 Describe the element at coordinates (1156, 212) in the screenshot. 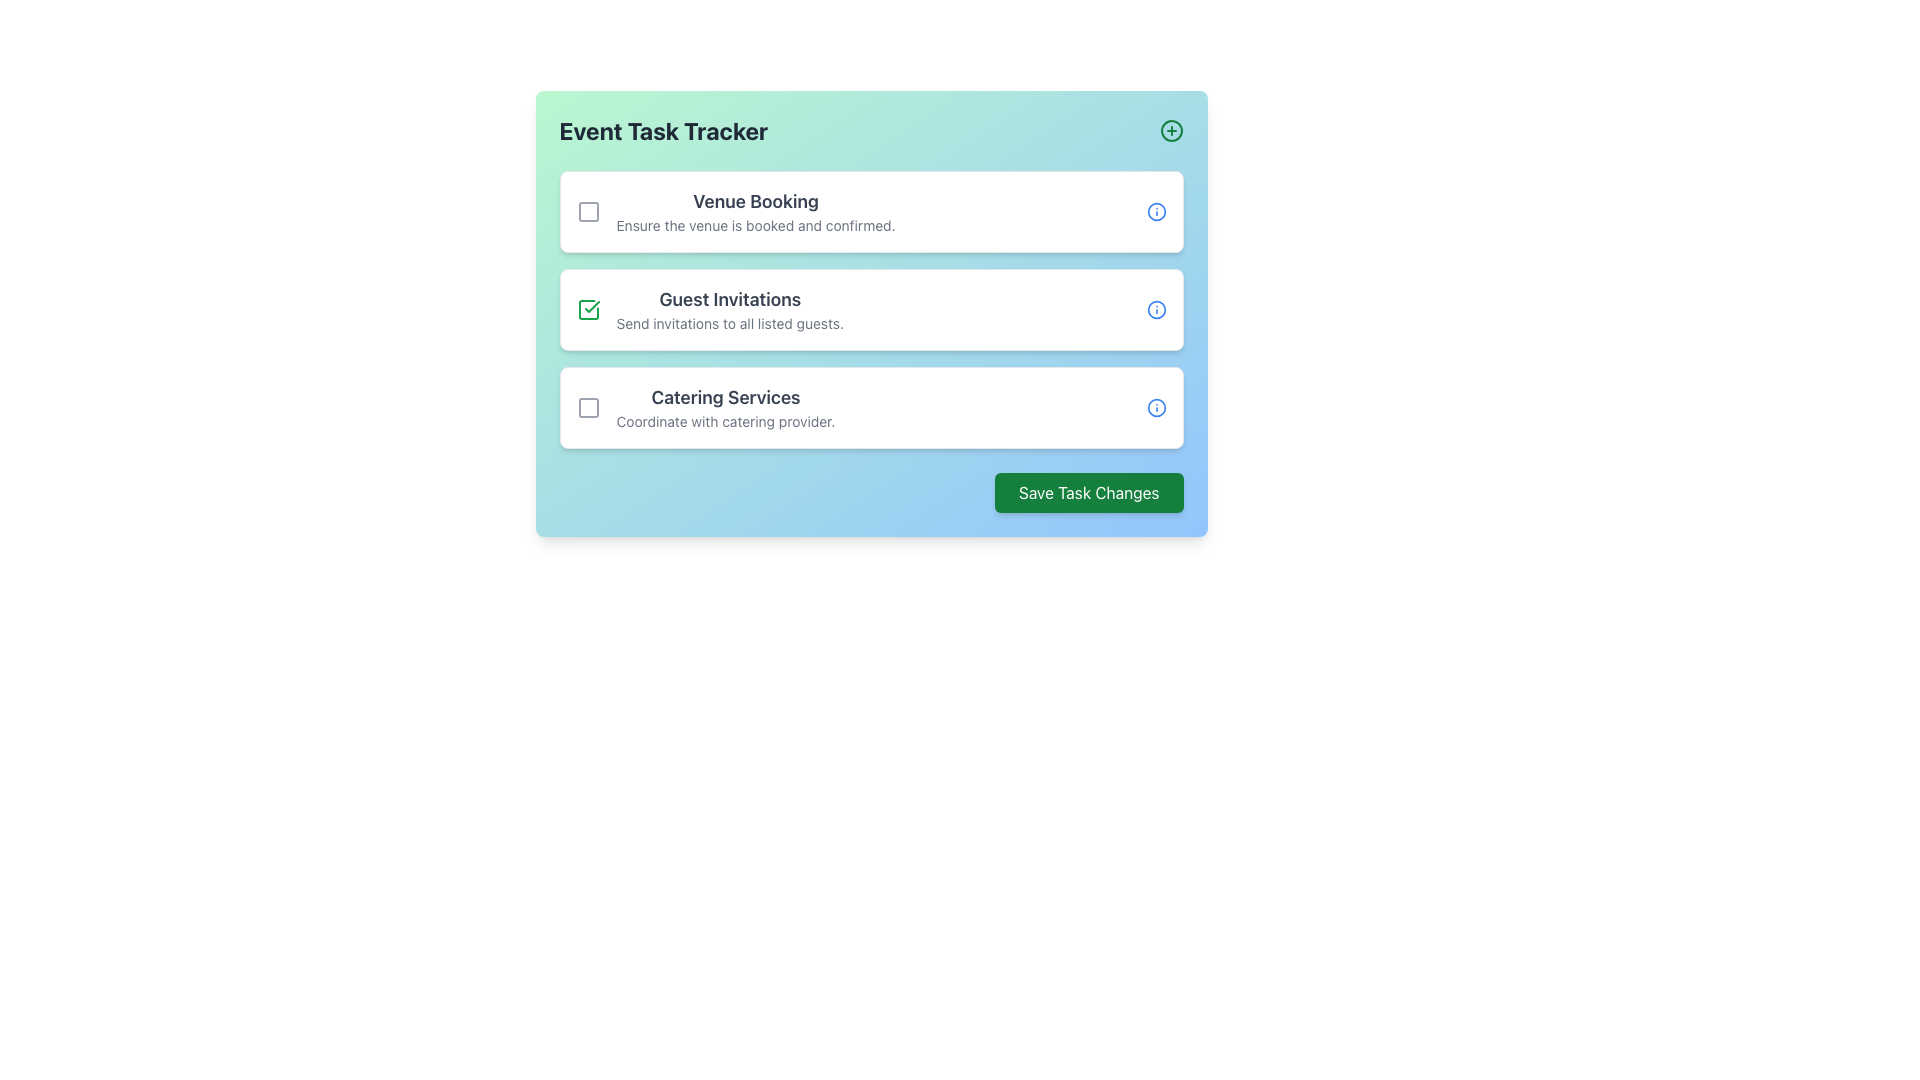

I see `the circular graphic element in the 'Venue Booking' task entry located in the upper right corner` at that location.